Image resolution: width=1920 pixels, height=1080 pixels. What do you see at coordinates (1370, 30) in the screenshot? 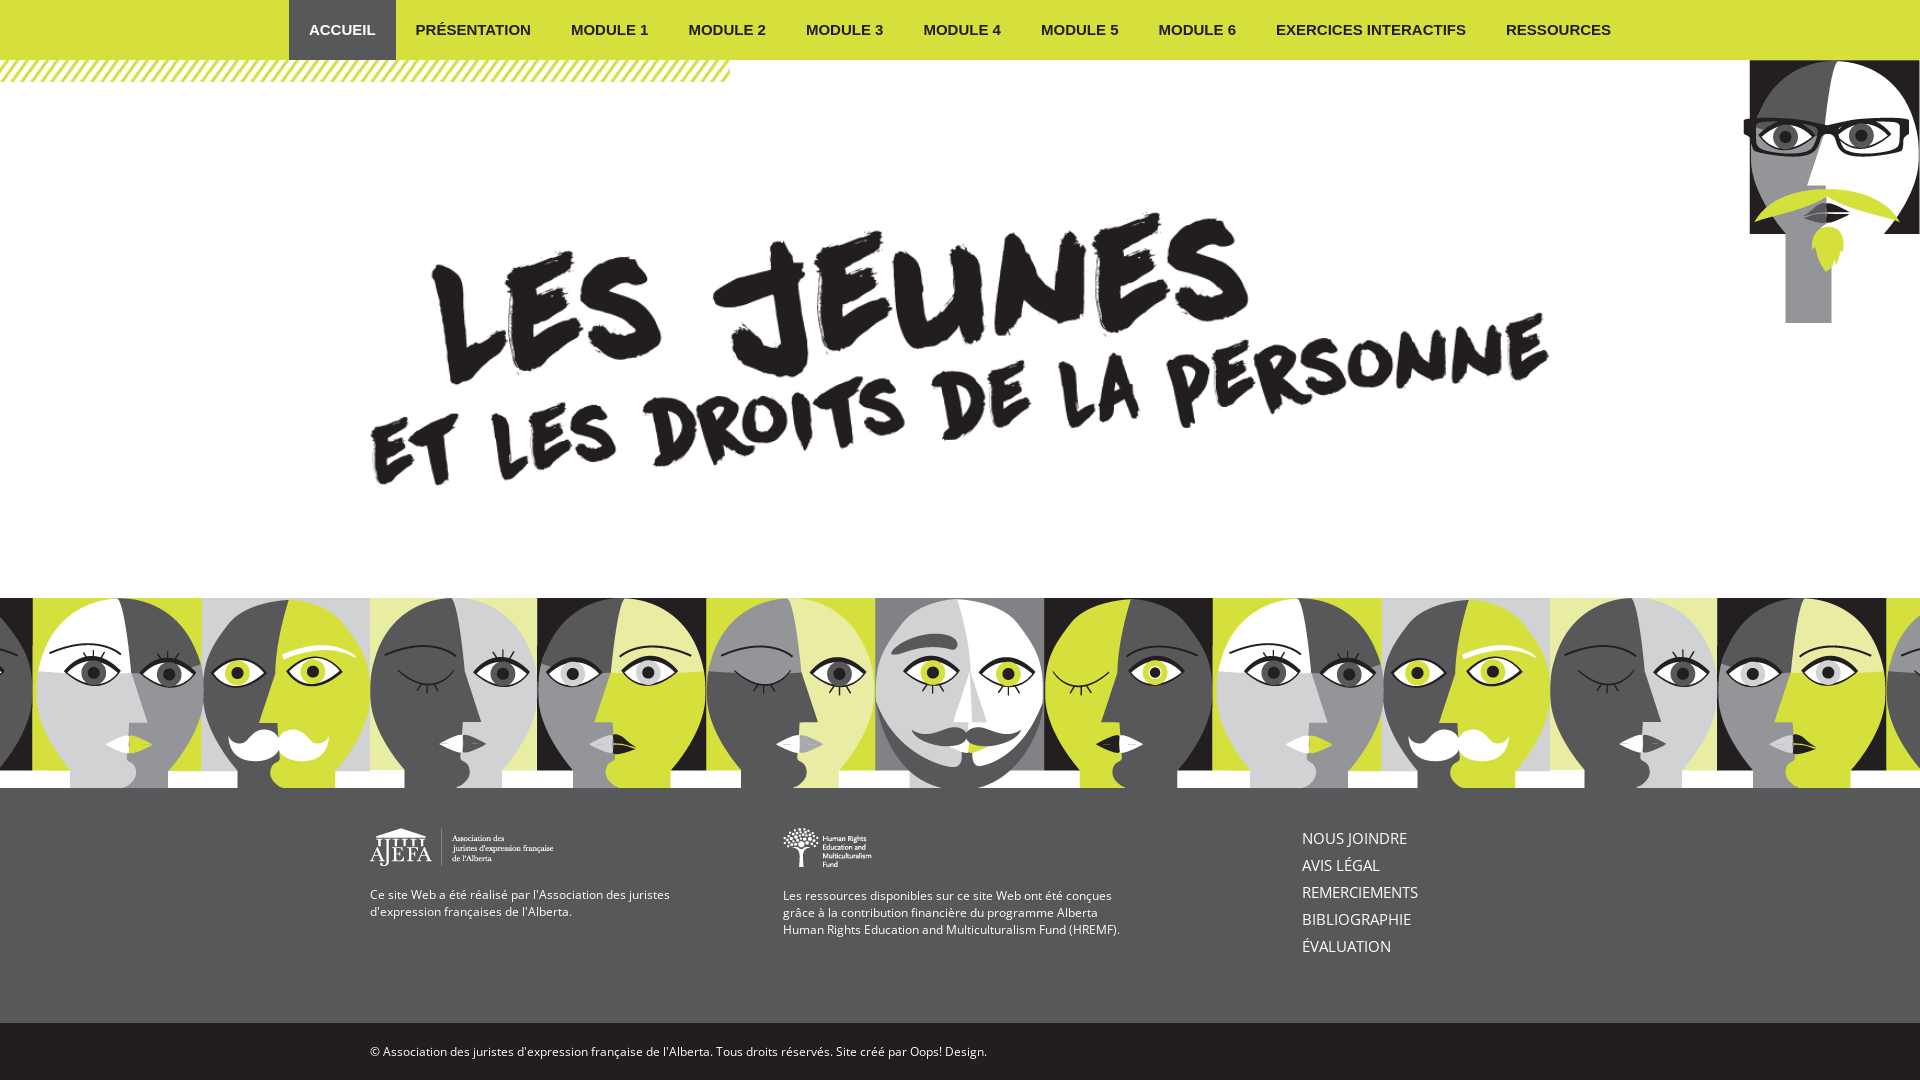
I see `'EXERCICES INTERACTIFS'` at bounding box center [1370, 30].